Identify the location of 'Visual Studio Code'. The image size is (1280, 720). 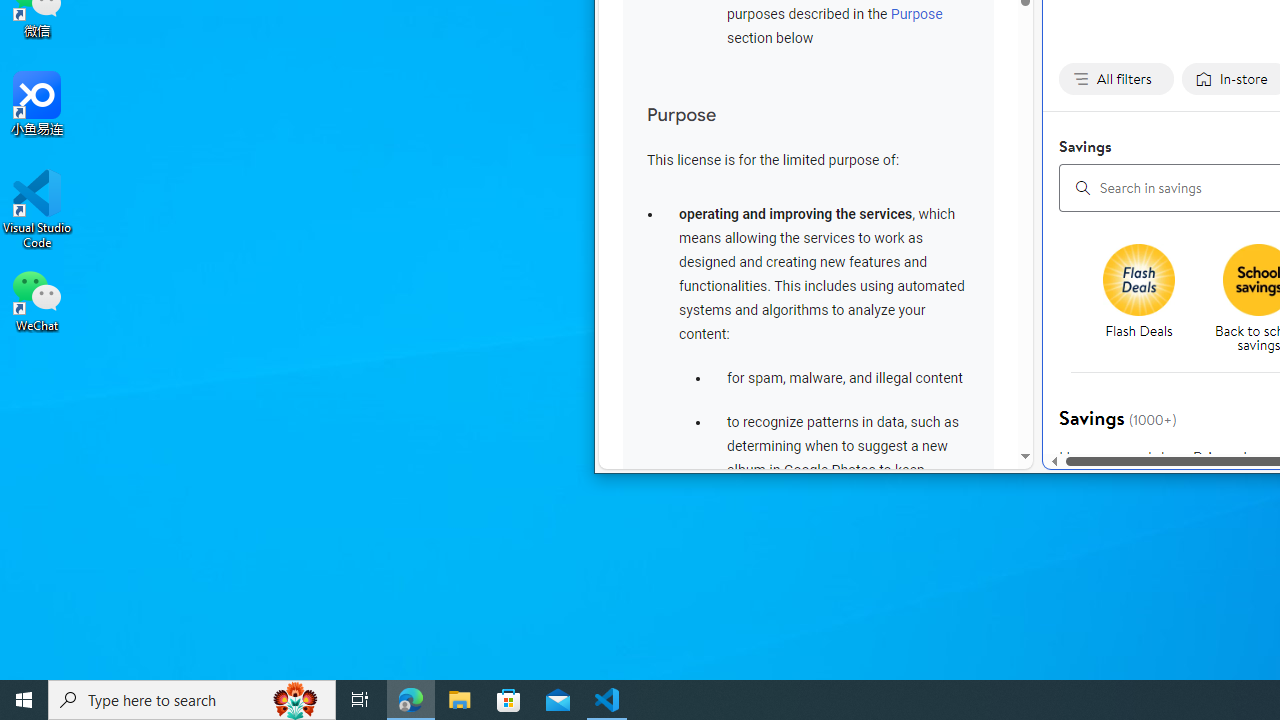
(37, 209).